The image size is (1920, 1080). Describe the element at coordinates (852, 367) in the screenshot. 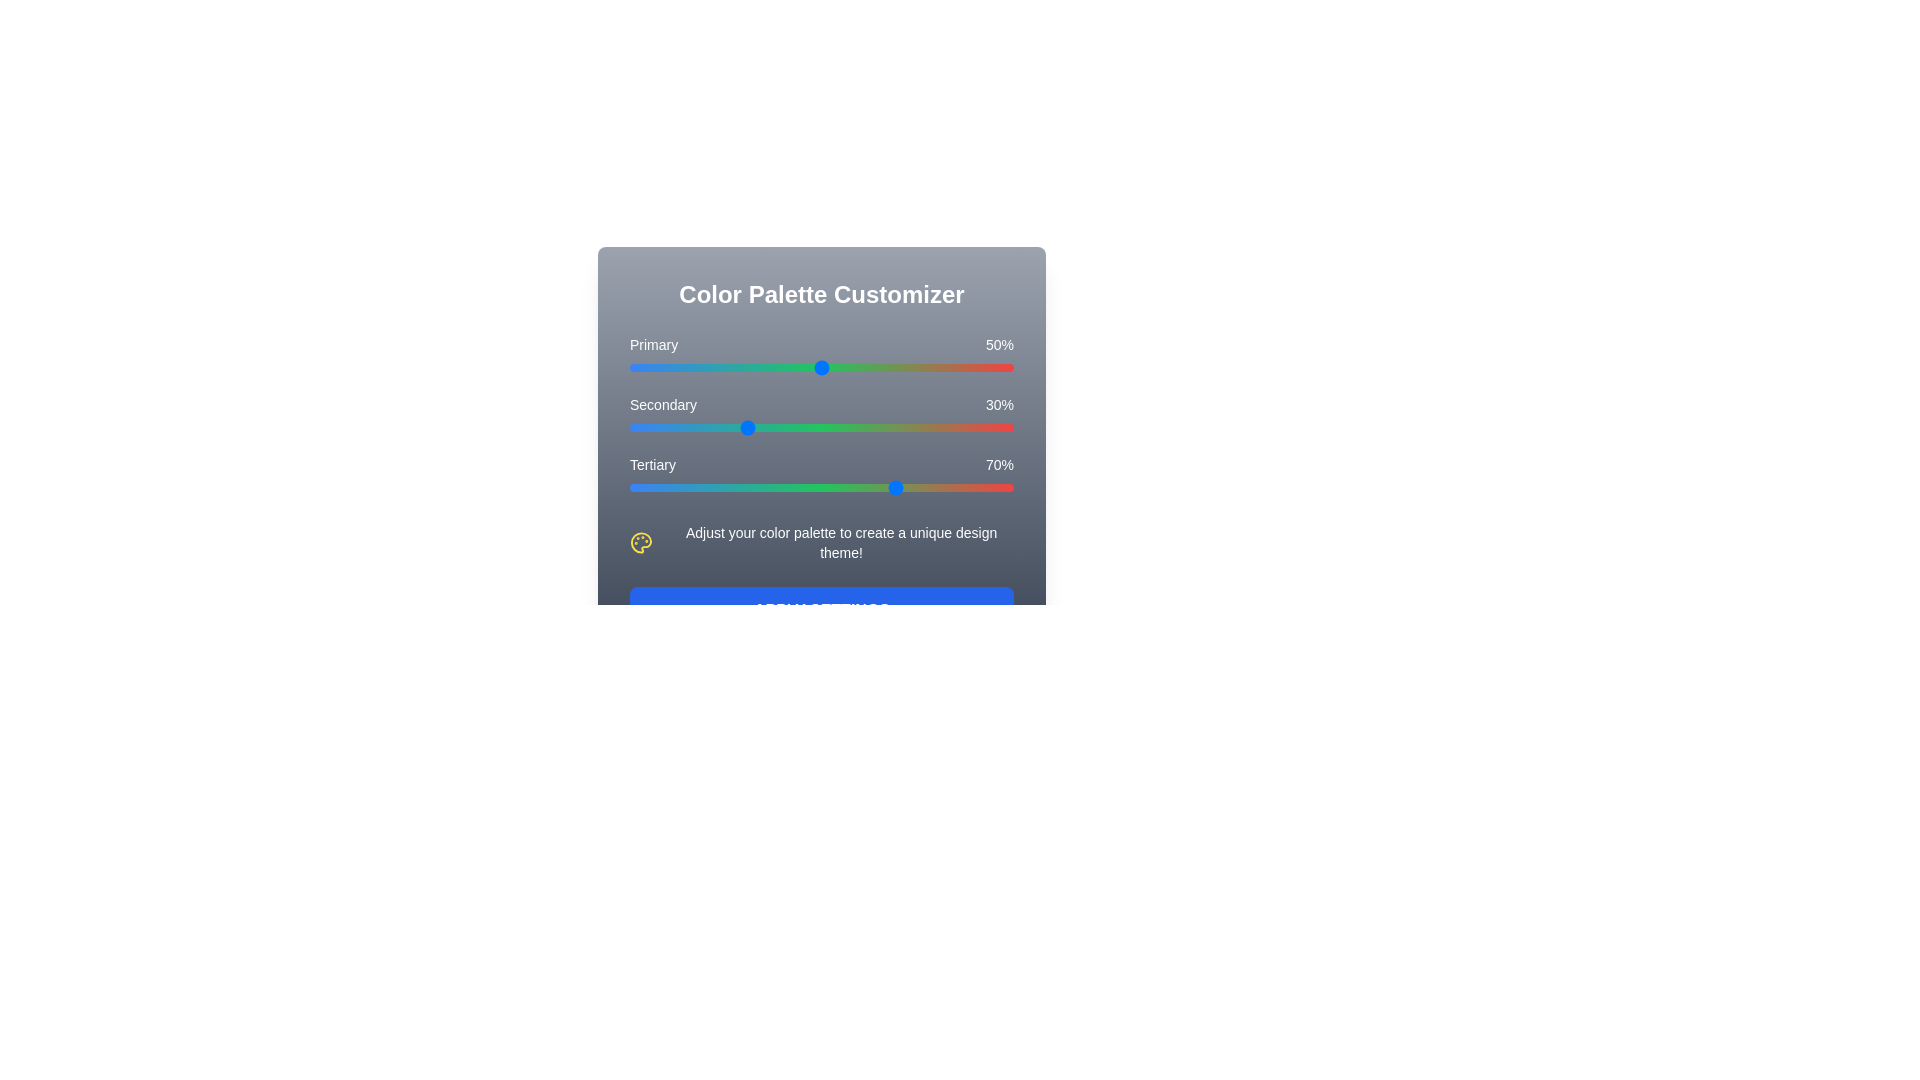

I see `the primary color intensity` at that location.